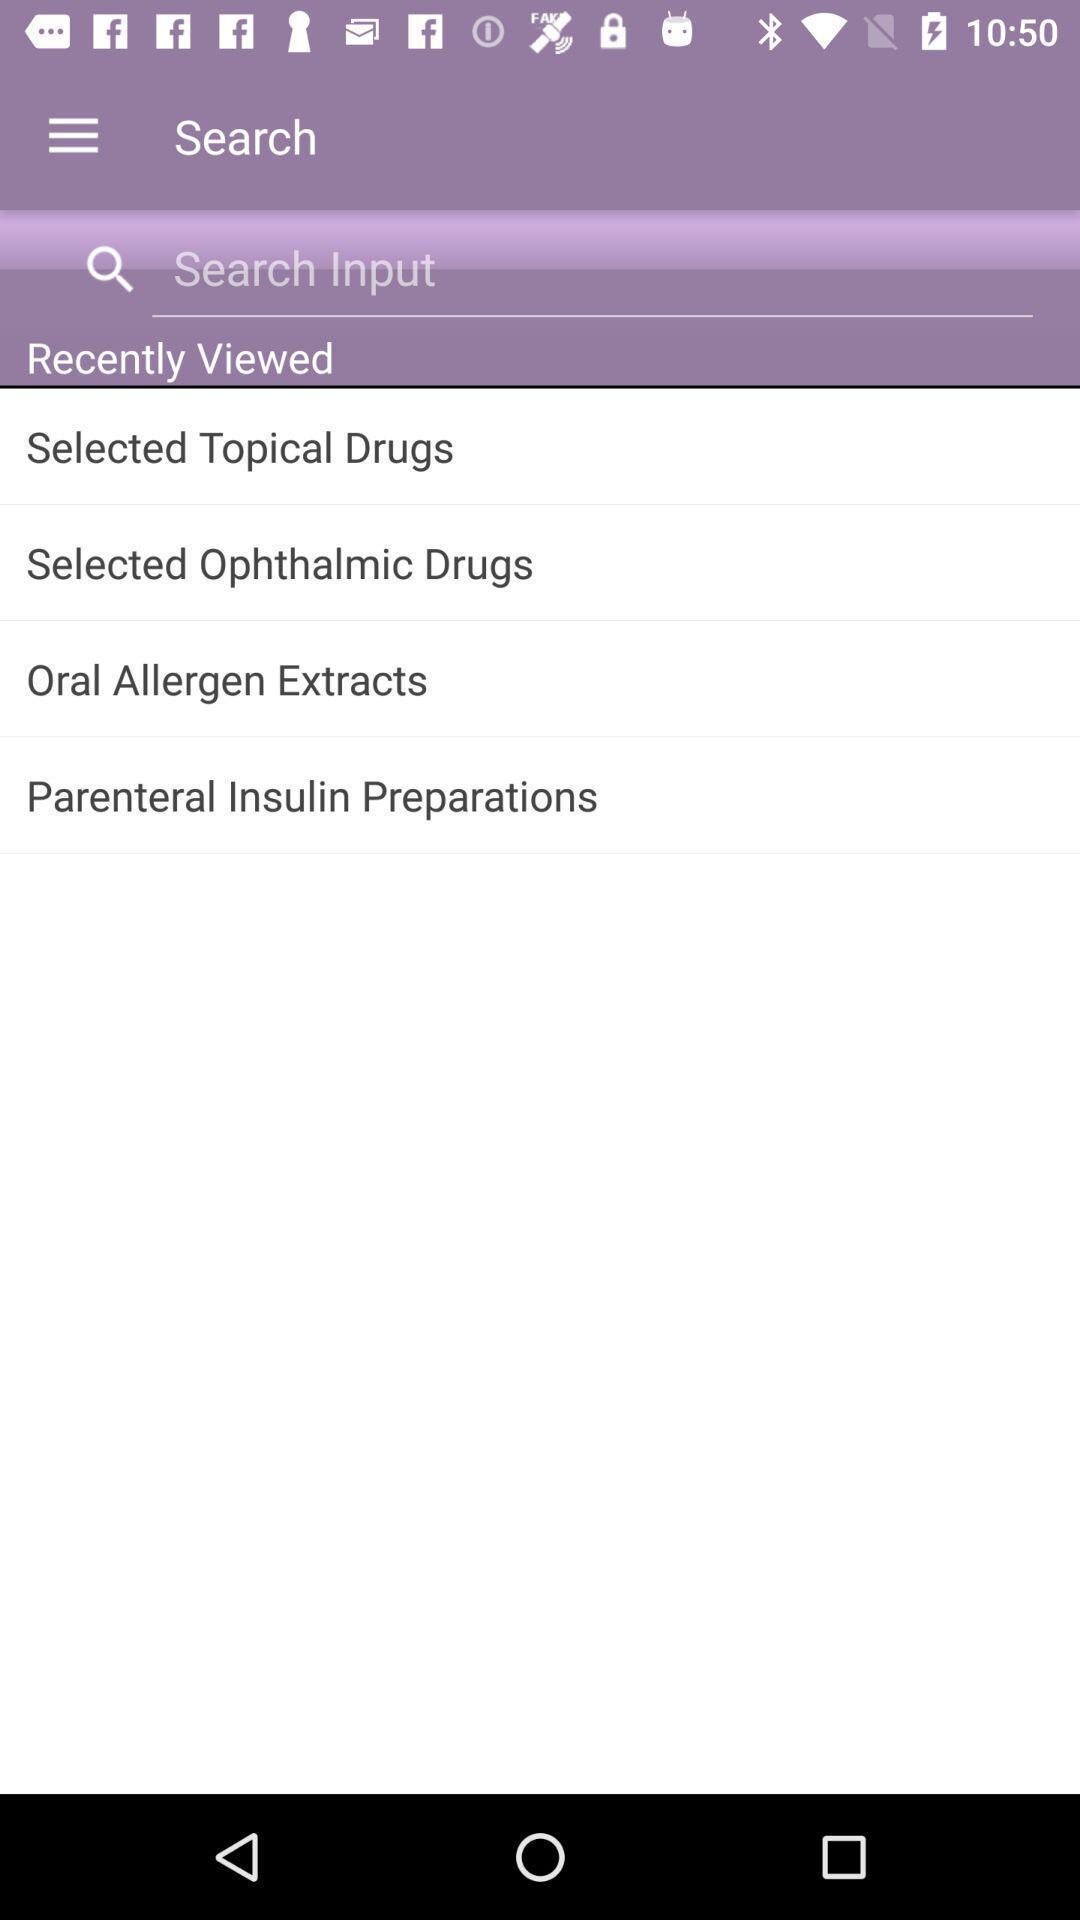  What do you see at coordinates (540, 678) in the screenshot?
I see `the icon above the parenteral insulin preparations item` at bounding box center [540, 678].